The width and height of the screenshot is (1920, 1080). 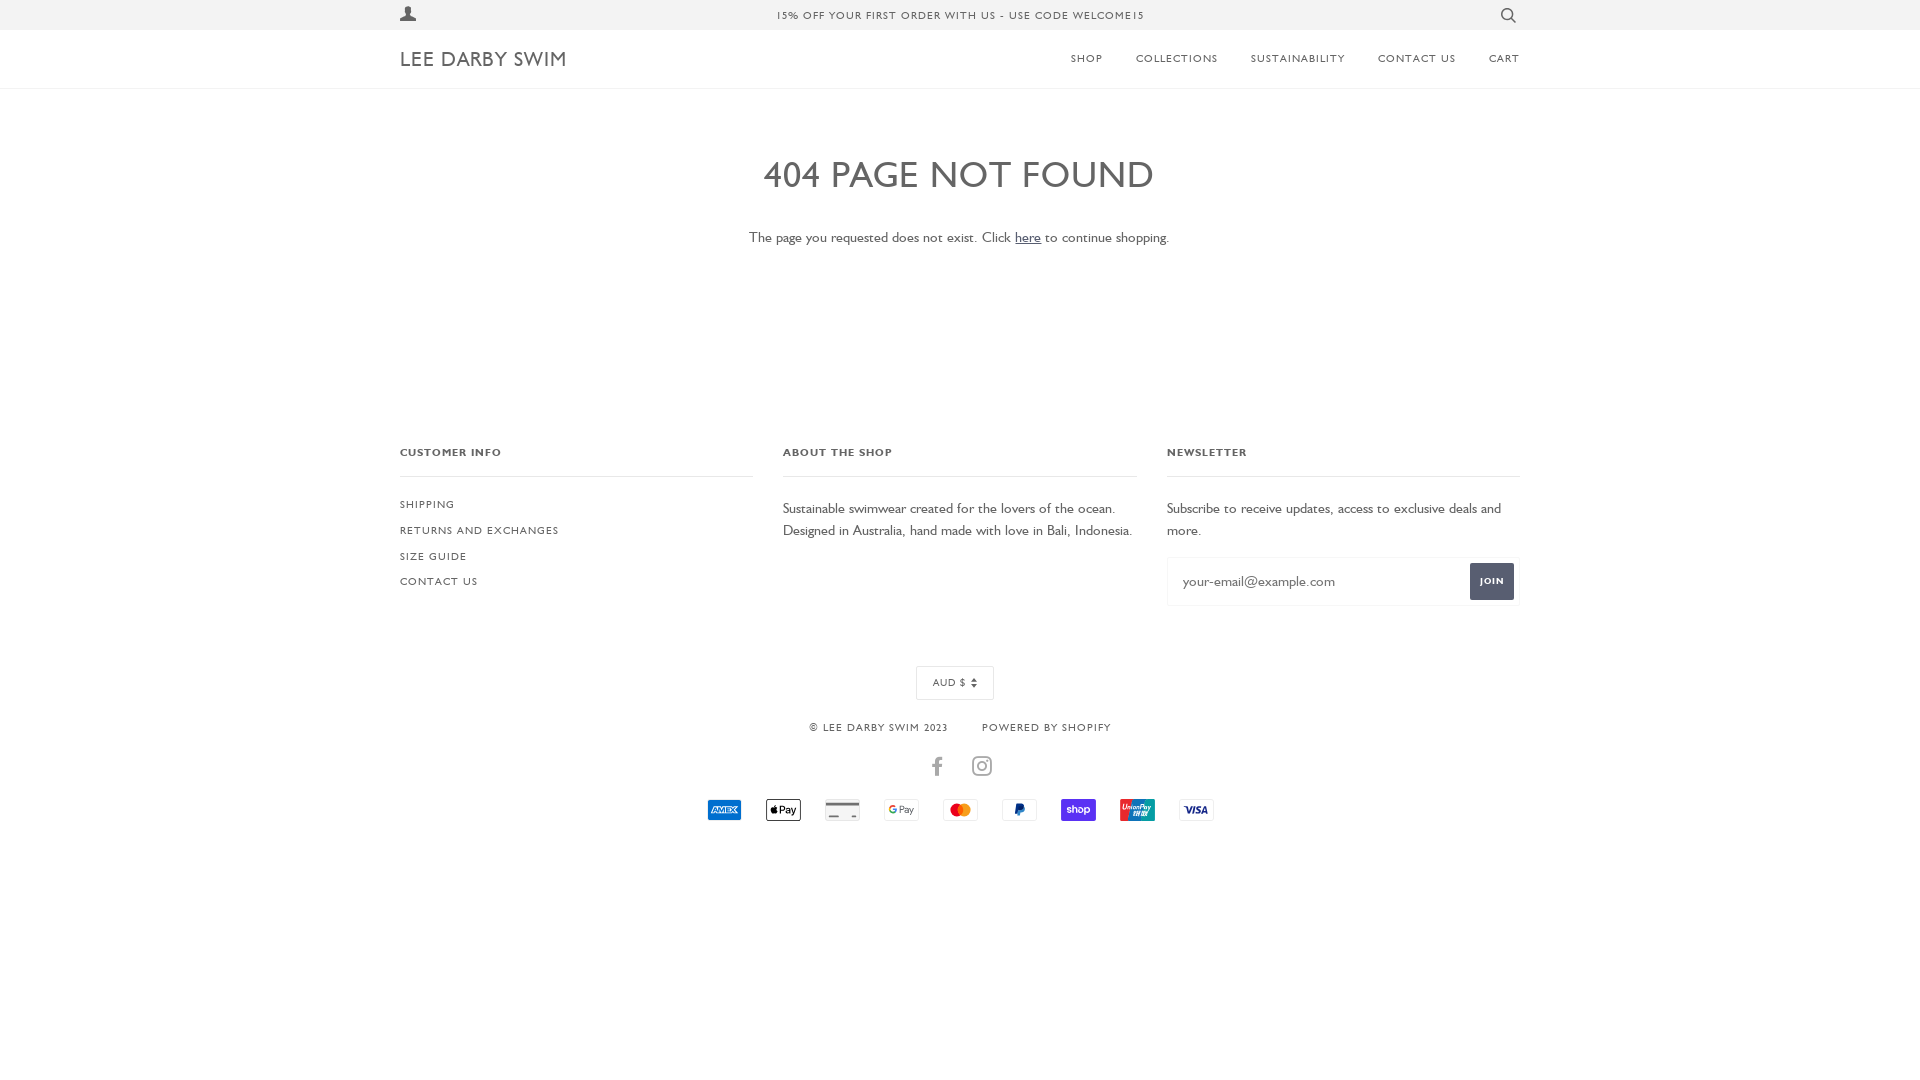 What do you see at coordinates (1045, 726) in the screenshot?
I see `'POWERED BY SHOPIFY'` at bounding box center [1045, 726].